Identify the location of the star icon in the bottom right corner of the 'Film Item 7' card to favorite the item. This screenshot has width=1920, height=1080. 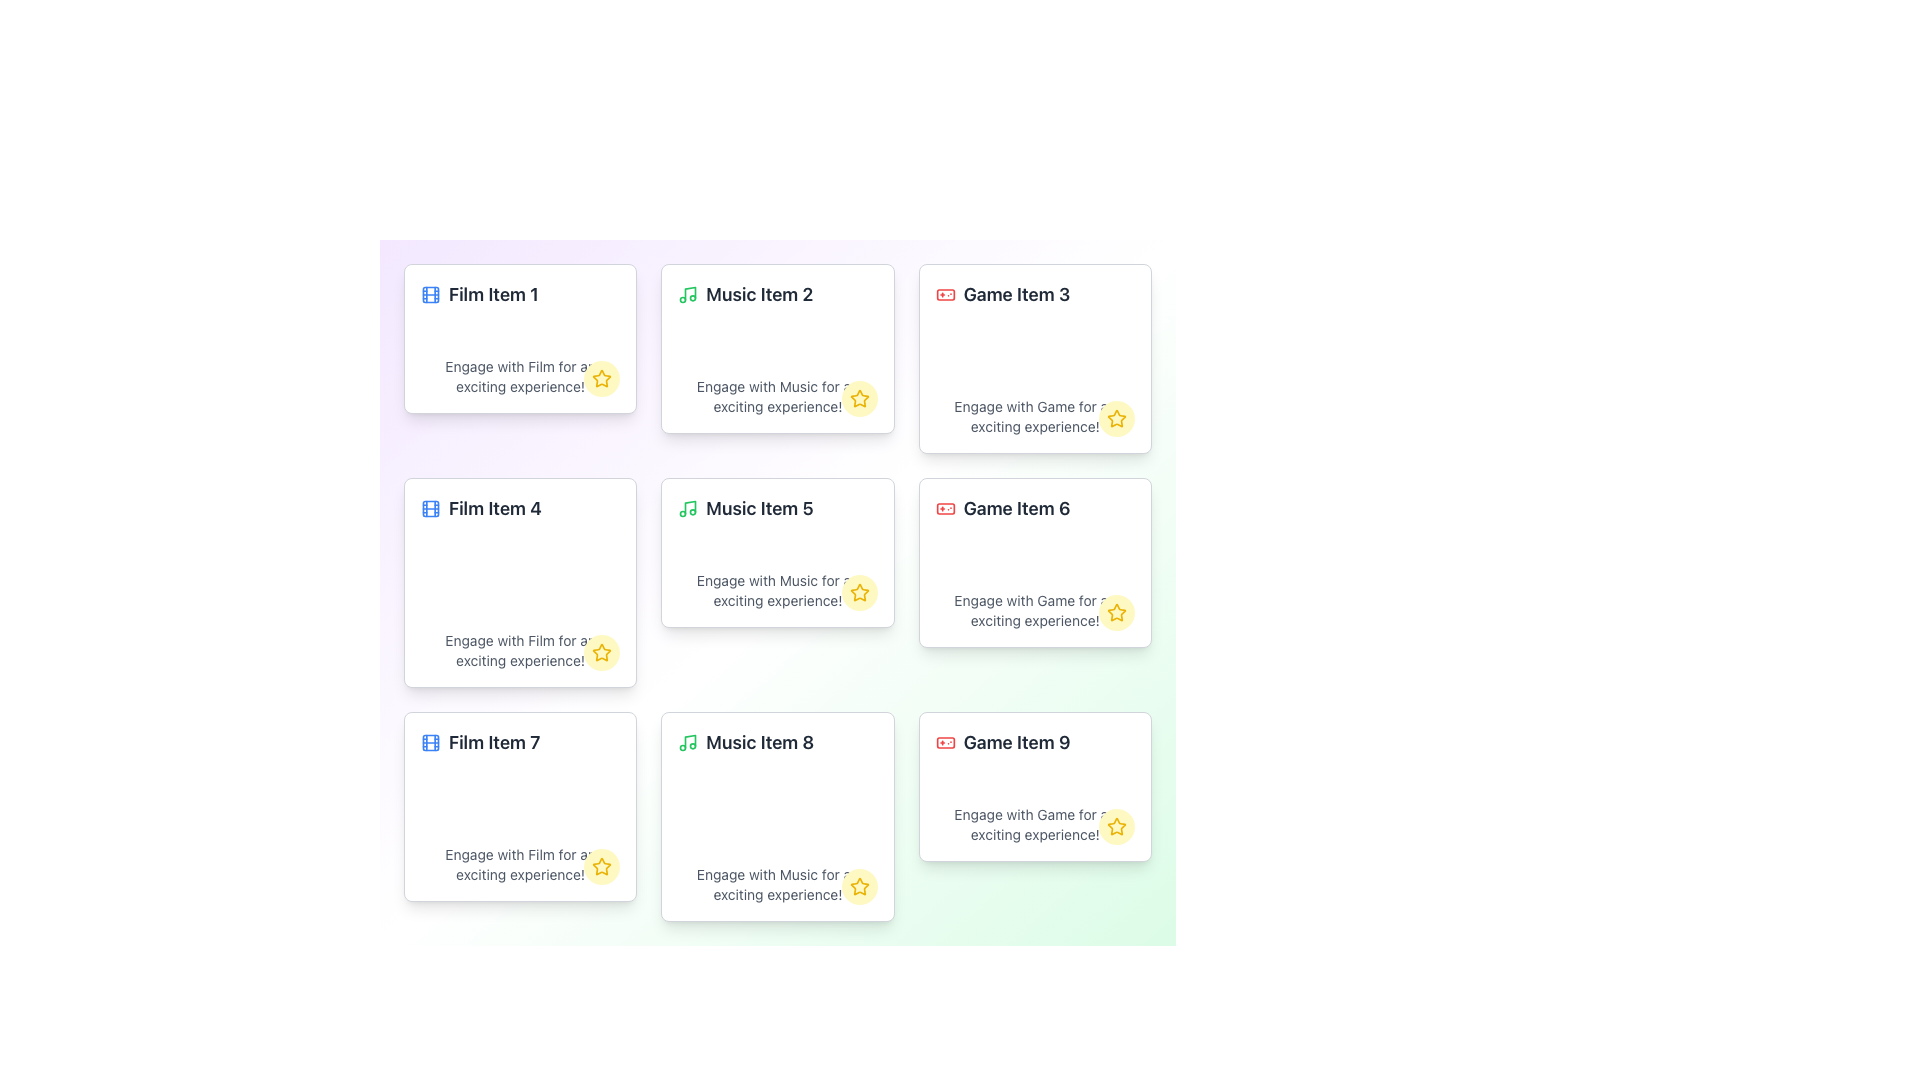
(601, 866).